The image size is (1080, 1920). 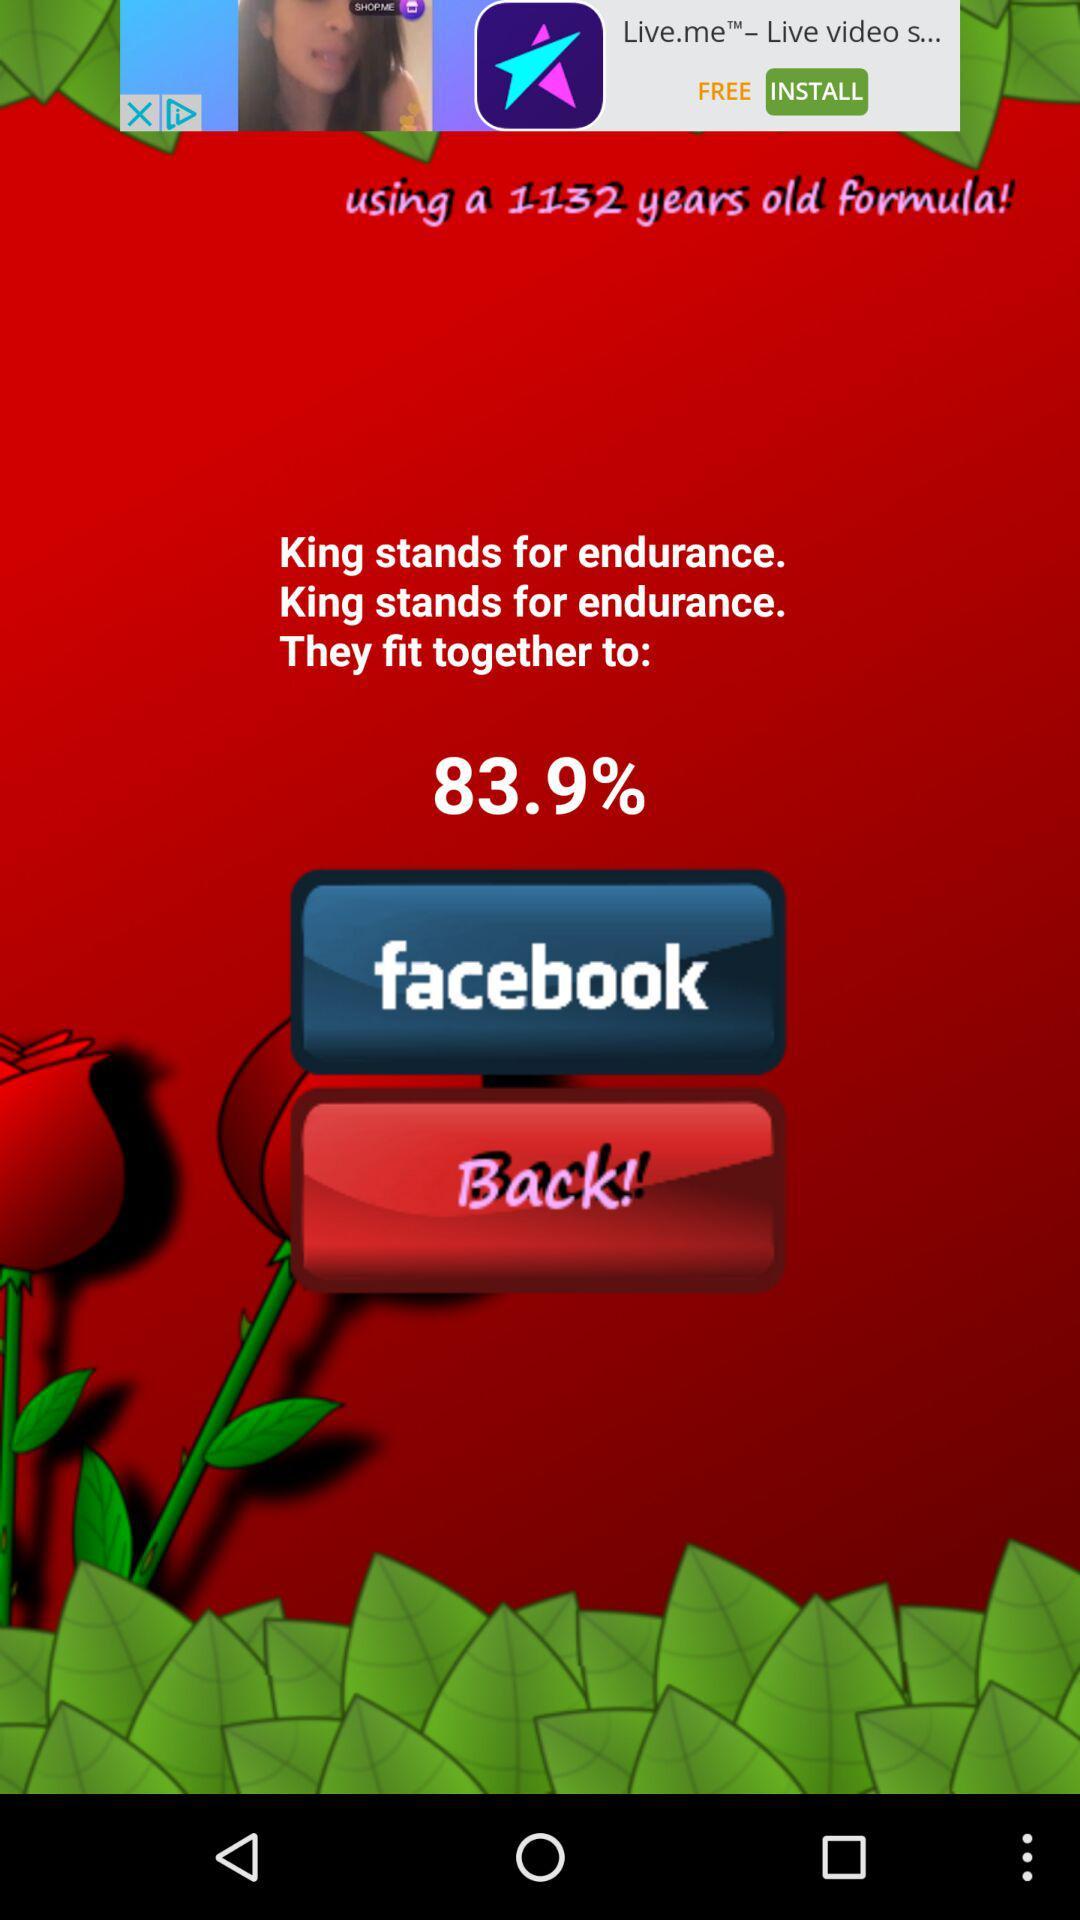 What do you see at coordinates (538, 970) in the screenshot?
I see `share on facebook` at bounding box center [538, 970].